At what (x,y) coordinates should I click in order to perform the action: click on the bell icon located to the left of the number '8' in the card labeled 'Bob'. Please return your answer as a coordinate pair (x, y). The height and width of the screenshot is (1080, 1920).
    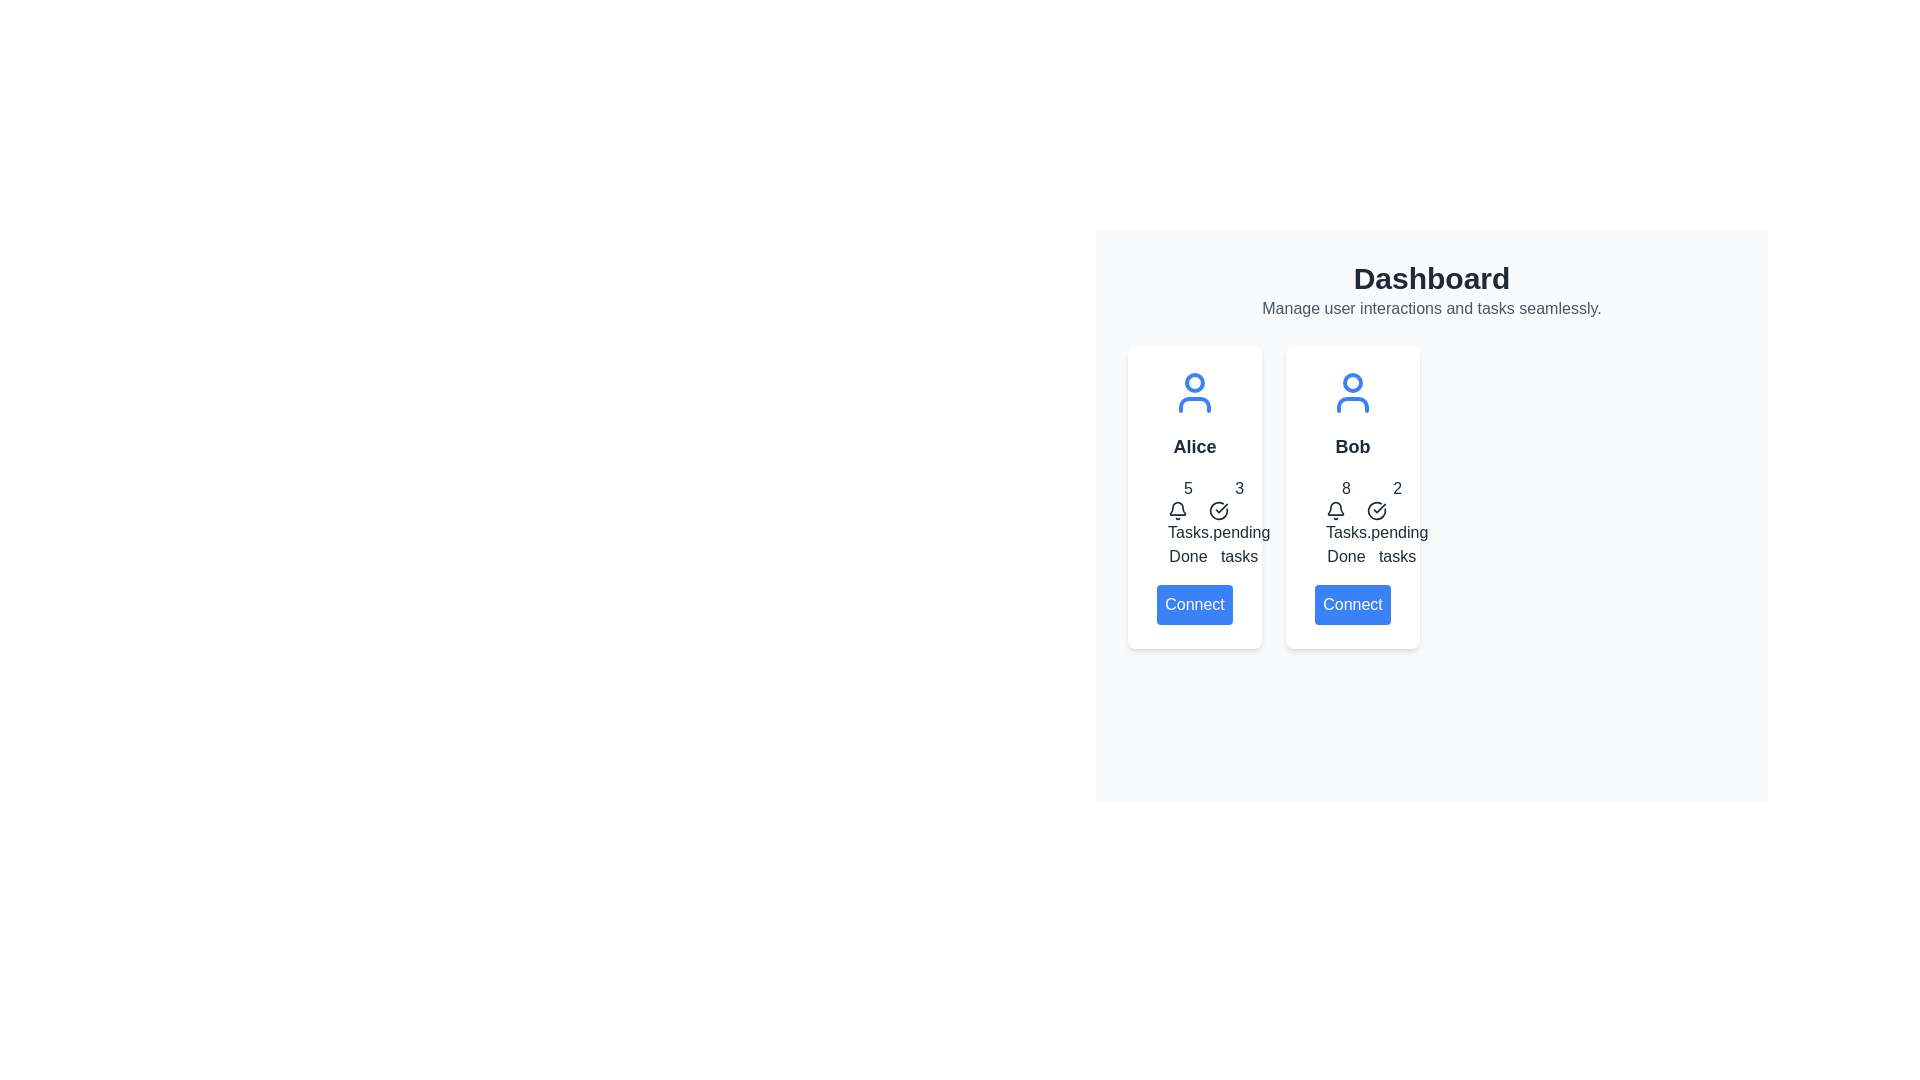
    Looking at the image, I should click on (1335, 509).